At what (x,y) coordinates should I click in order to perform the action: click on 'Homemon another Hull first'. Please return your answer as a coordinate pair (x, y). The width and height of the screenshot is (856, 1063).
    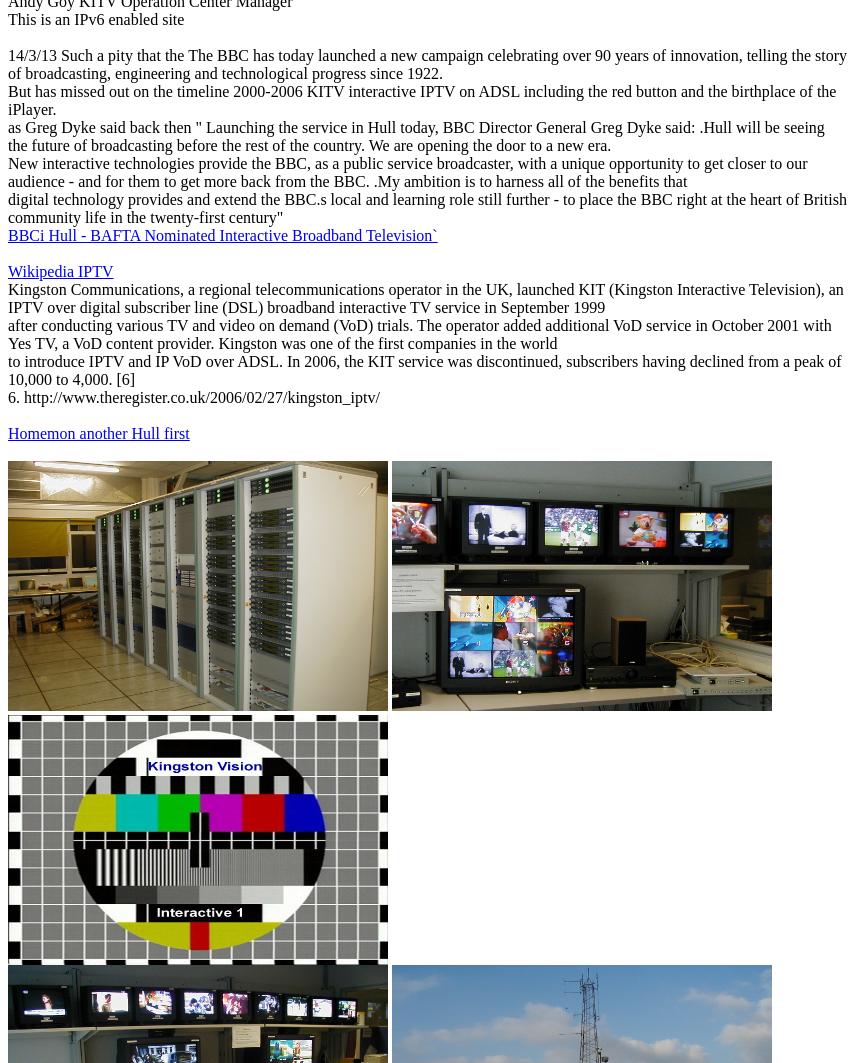
    Looking at the image, I should click on (7, 432).